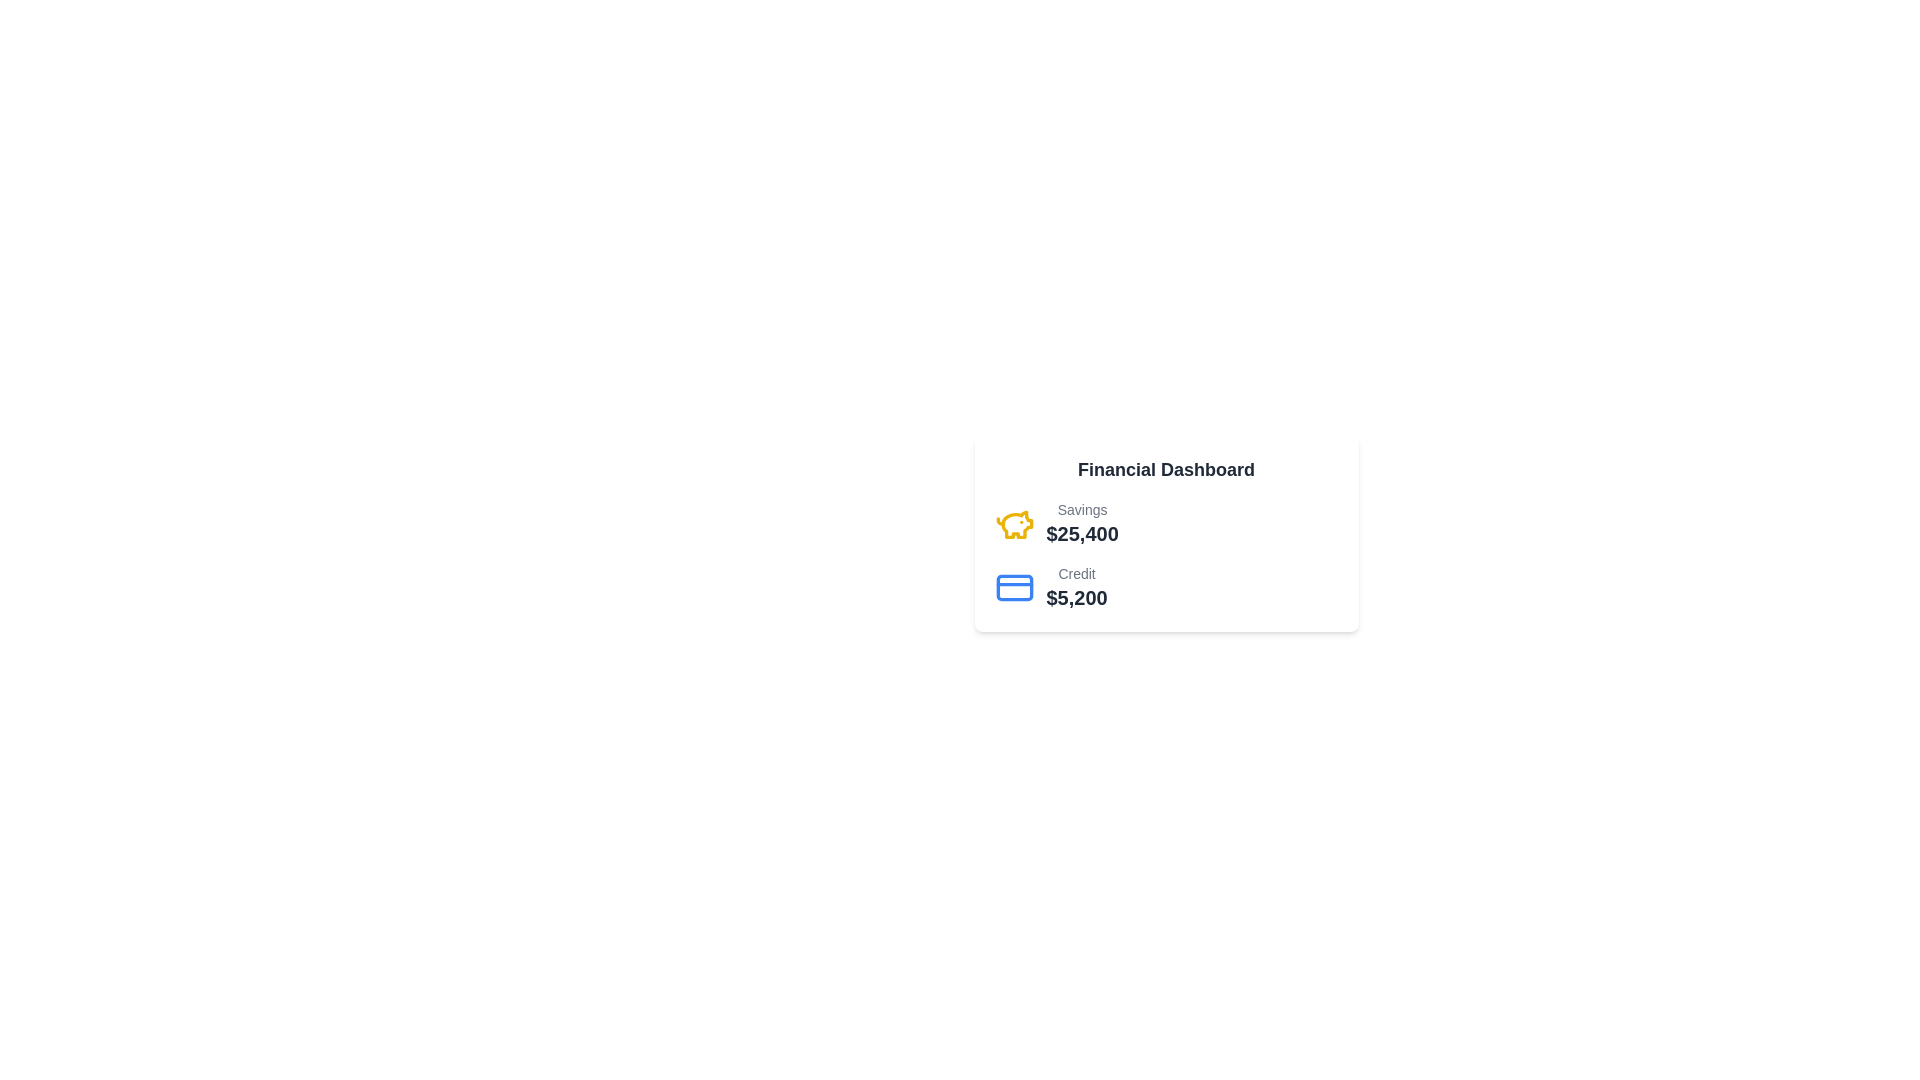 This screenshot has width=1920, height=1080. What do you see at coordinates (1081, 523) in the screenshot?
I see `the 'Savings' monetary value element displaying '$25,400' in the financial dashboard interface` at bounding box center [1081, 523].